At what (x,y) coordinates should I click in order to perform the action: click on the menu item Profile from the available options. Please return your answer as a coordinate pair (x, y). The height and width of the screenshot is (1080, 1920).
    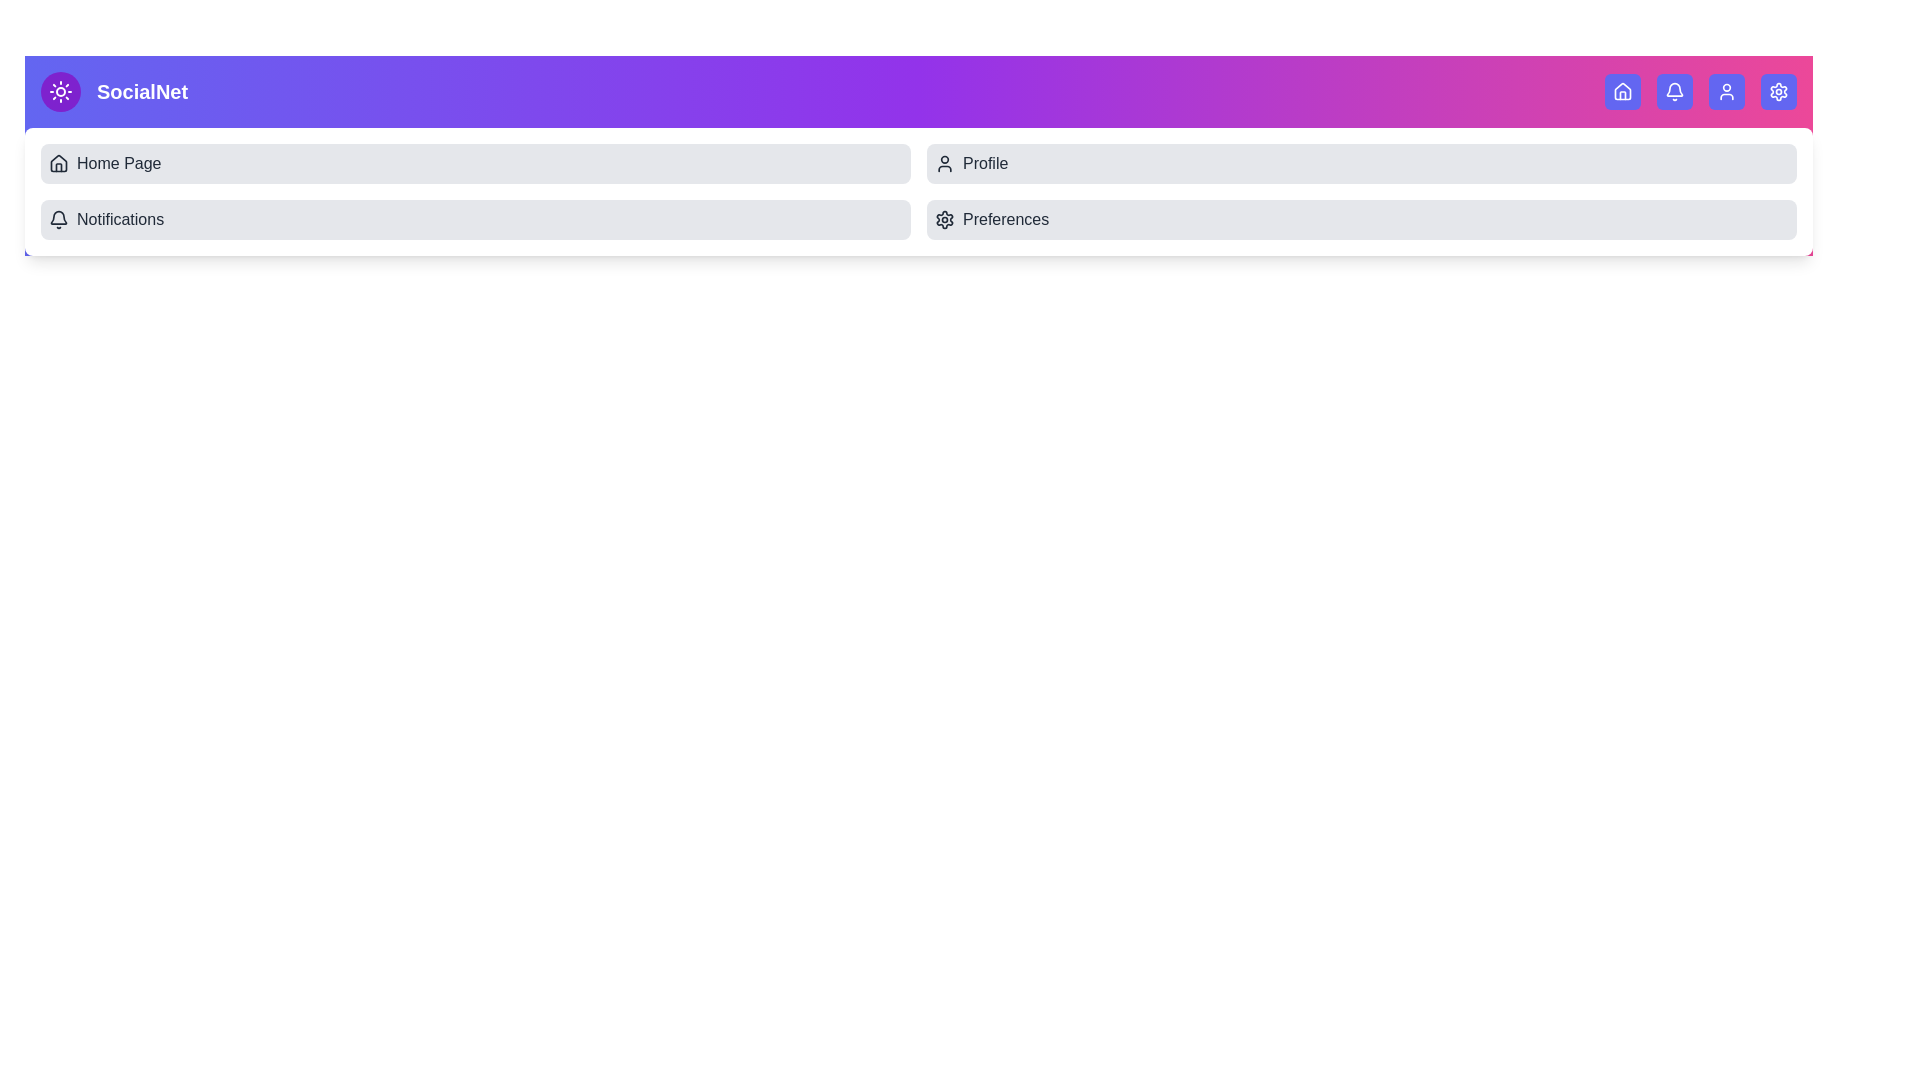
    Looking at the image, I should click on (1361, 163).